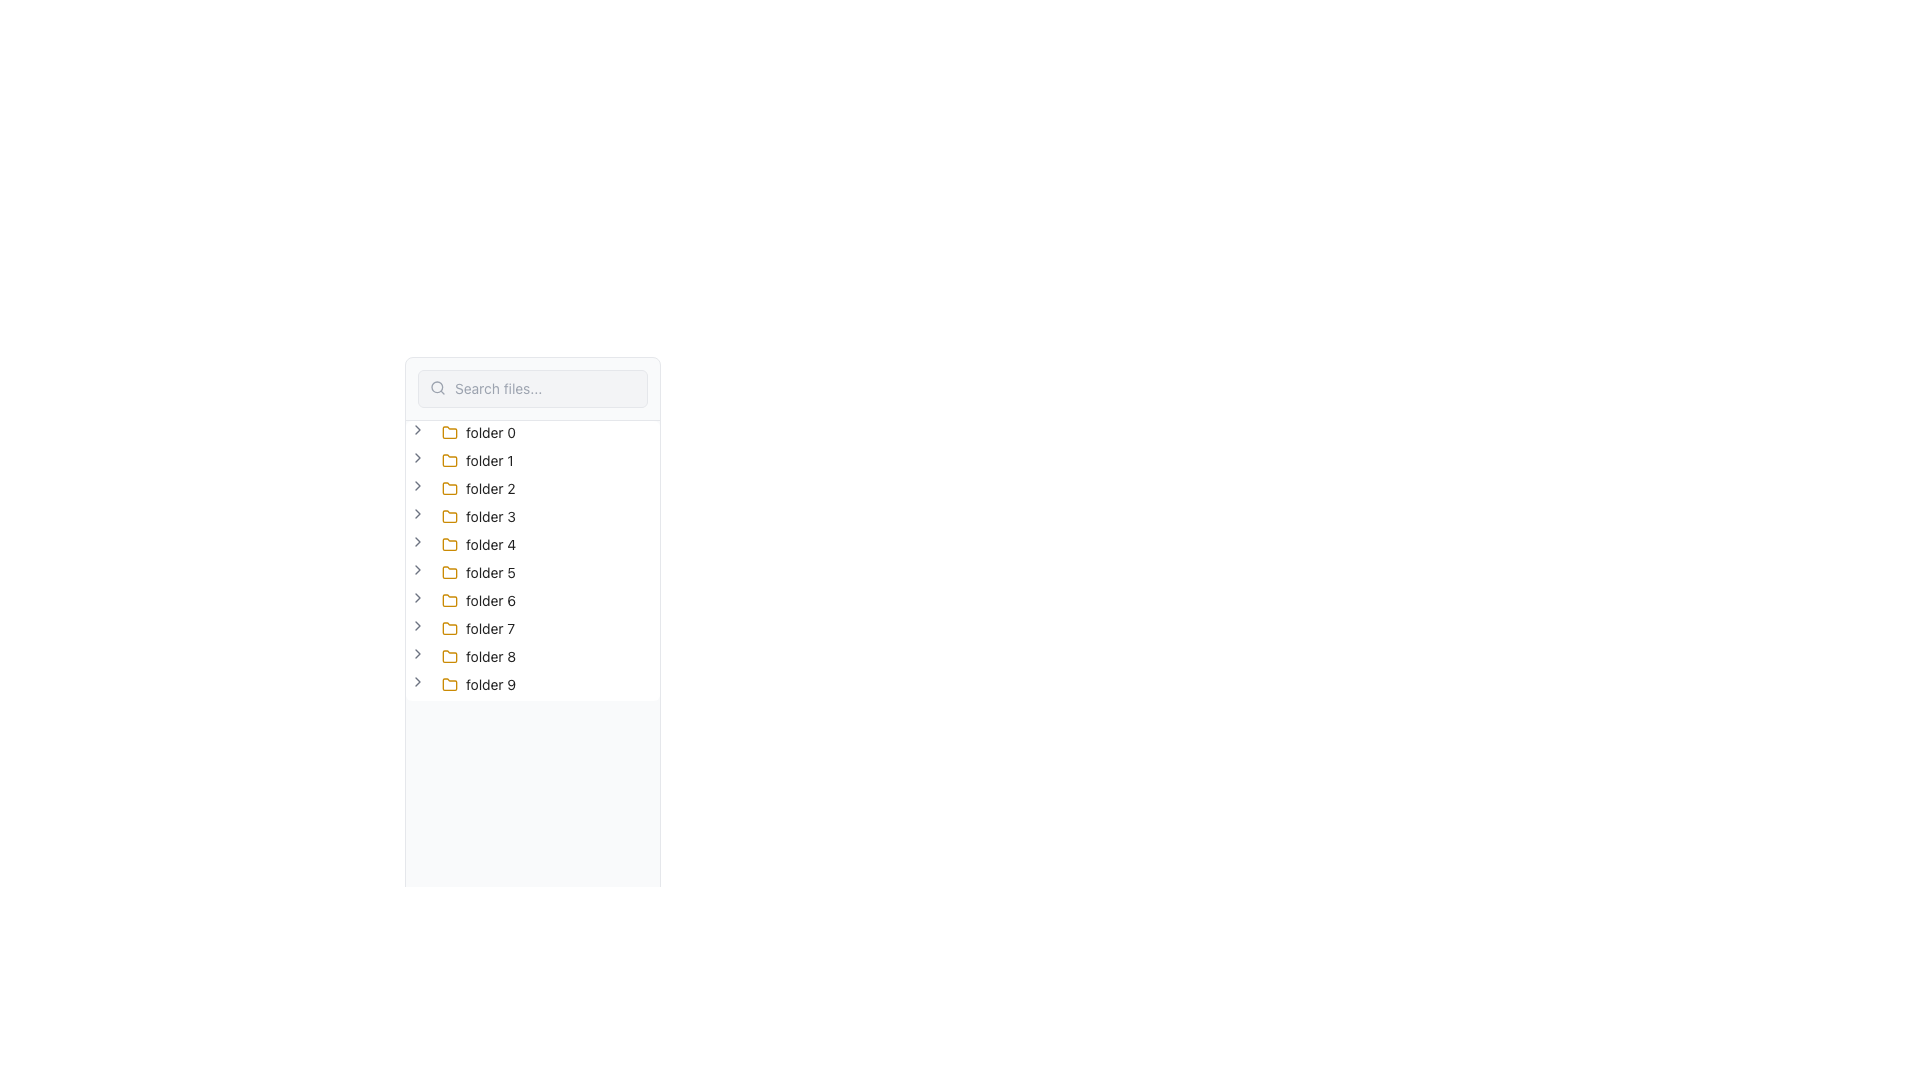  Describe the element at coordinates (416, 428) in the screenshot. I see `the toggle button next to the first folder item titled 'folder 0' in the file tree navigation list` at that location.